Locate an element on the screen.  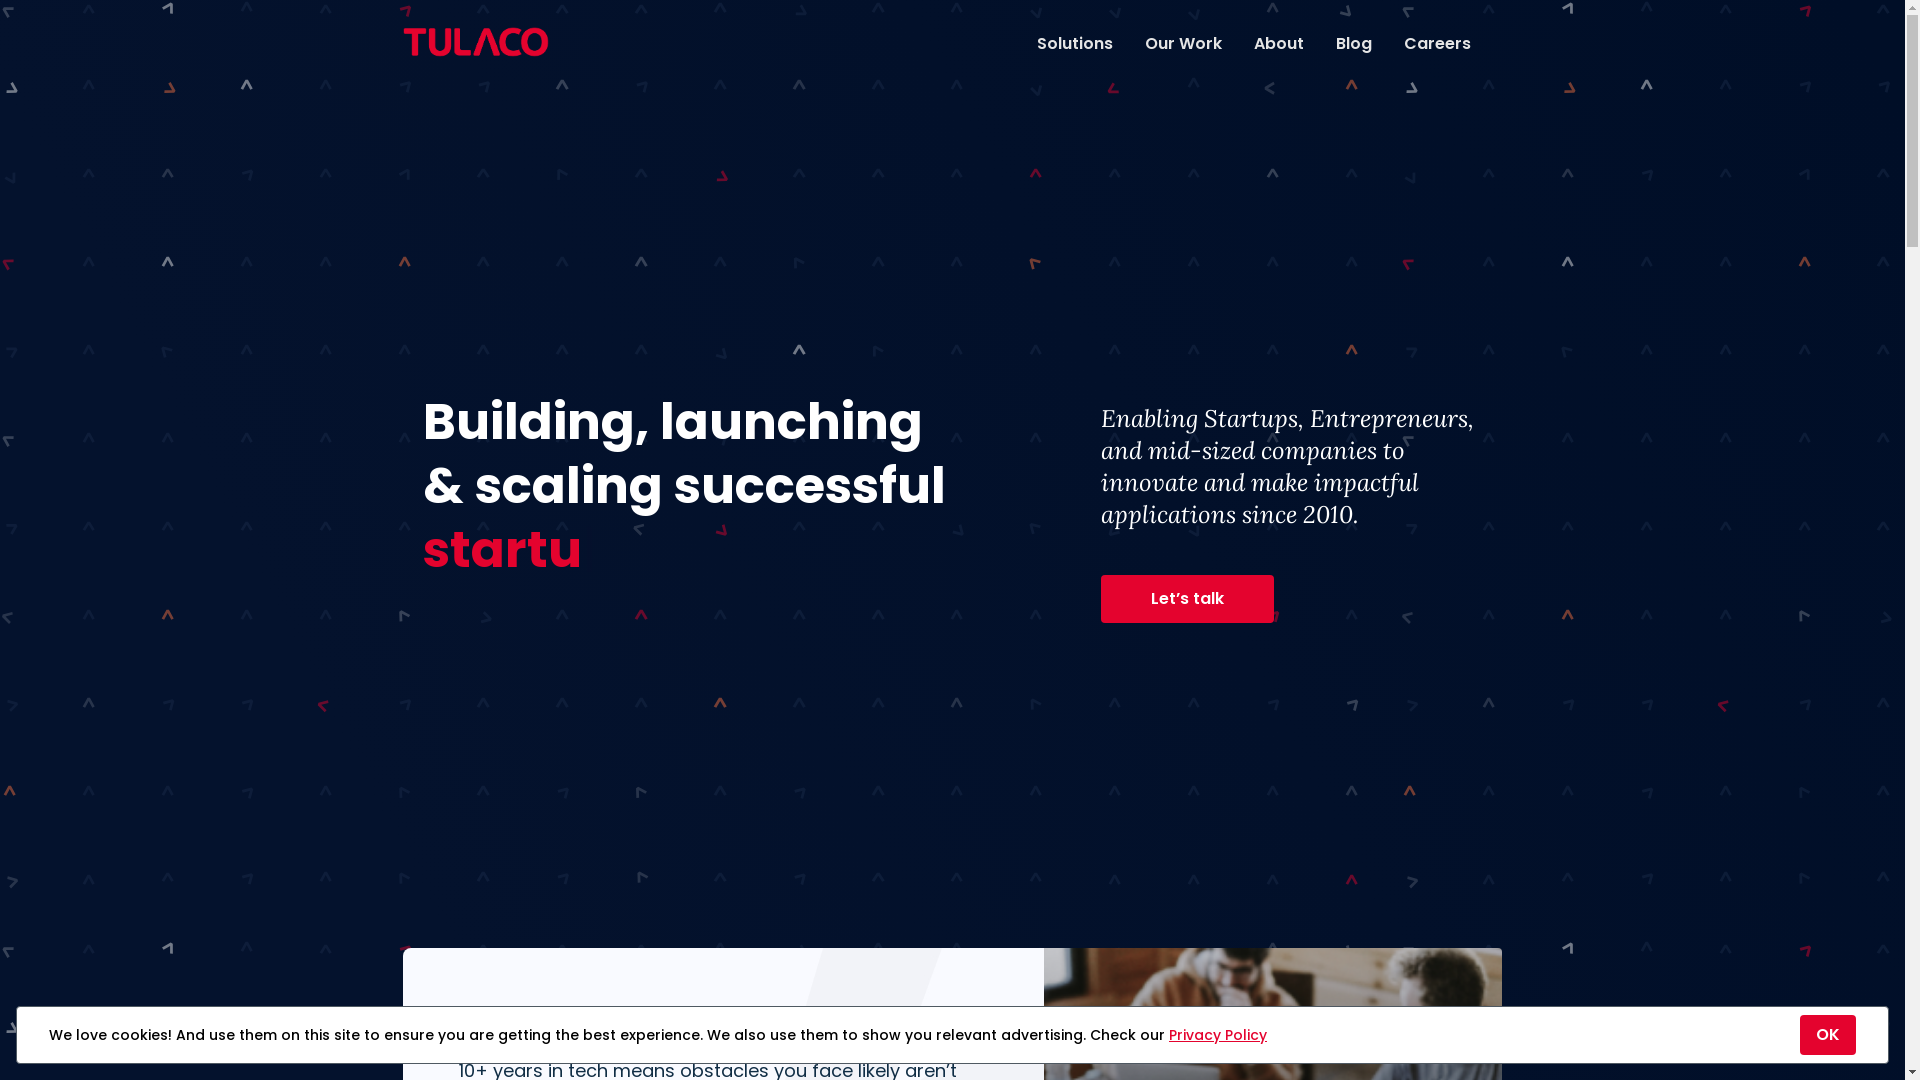
'About' is located at coordinates (1277, 42).